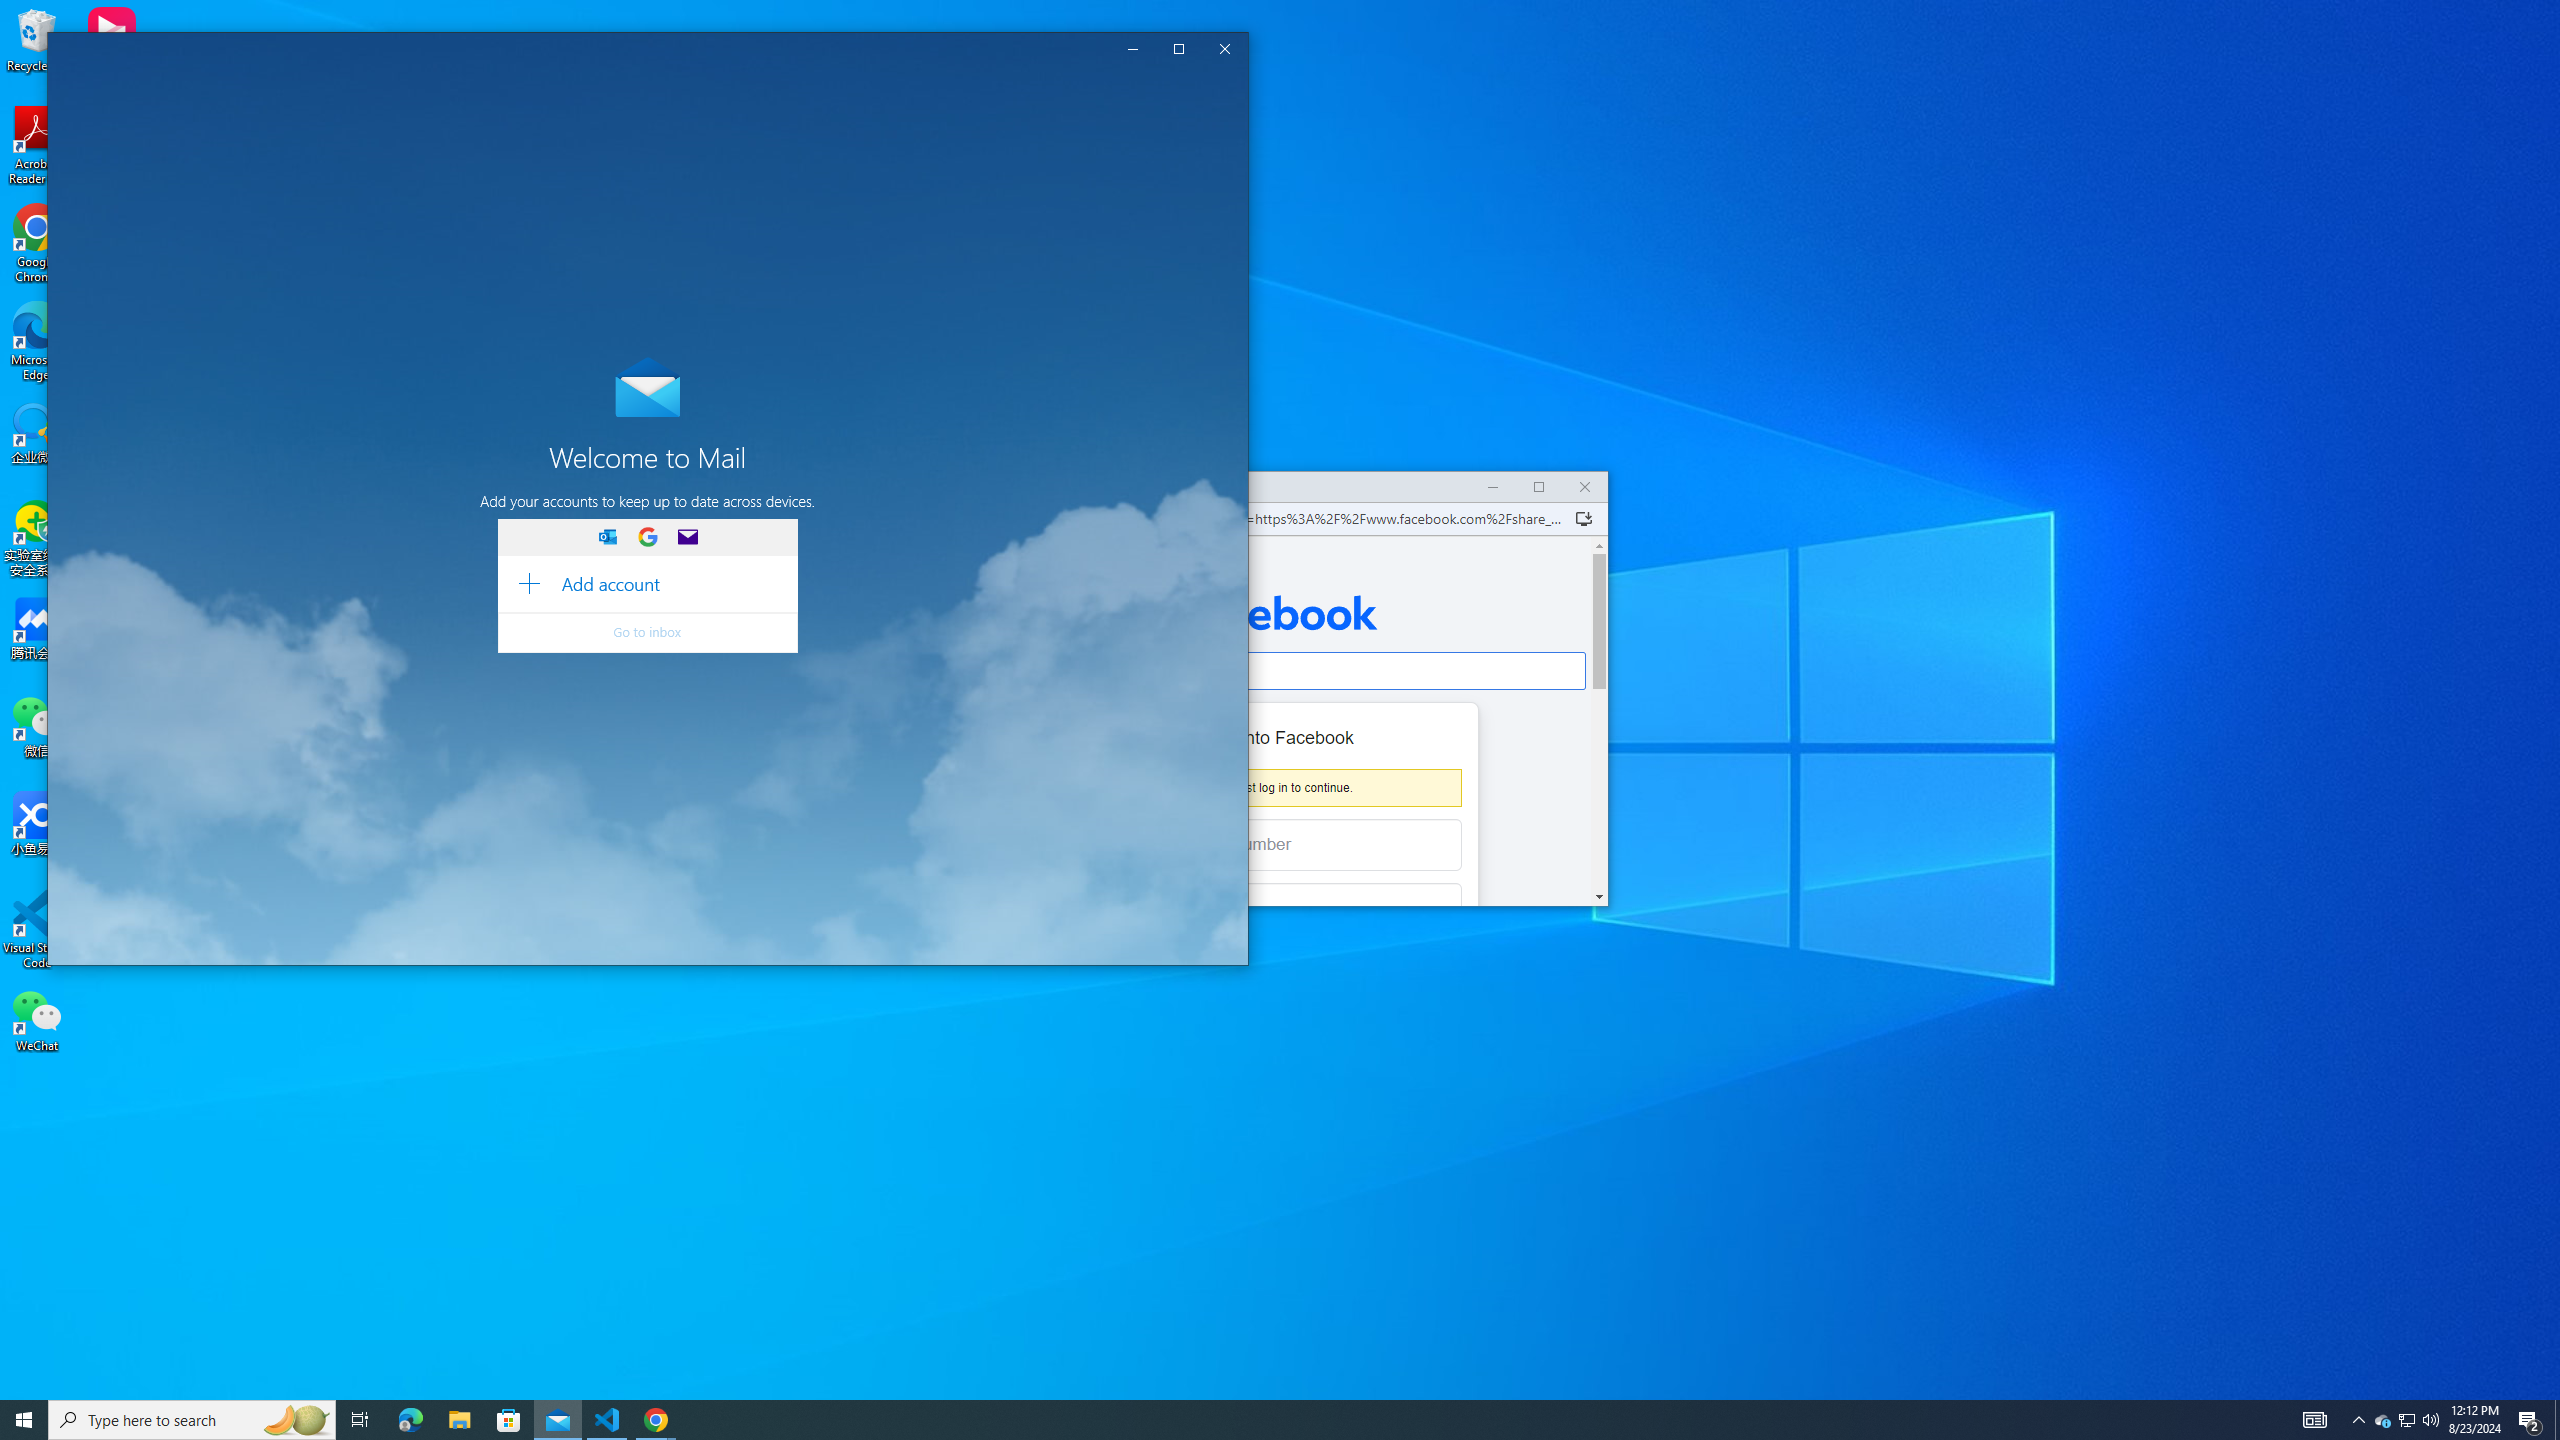 This screenshot has height=1440, width=2560. What do you see at coordinates (2405, 1418) in the screenshot?
I see `'User Promoted Notification Area'` at bounding box center [2405, 1418].